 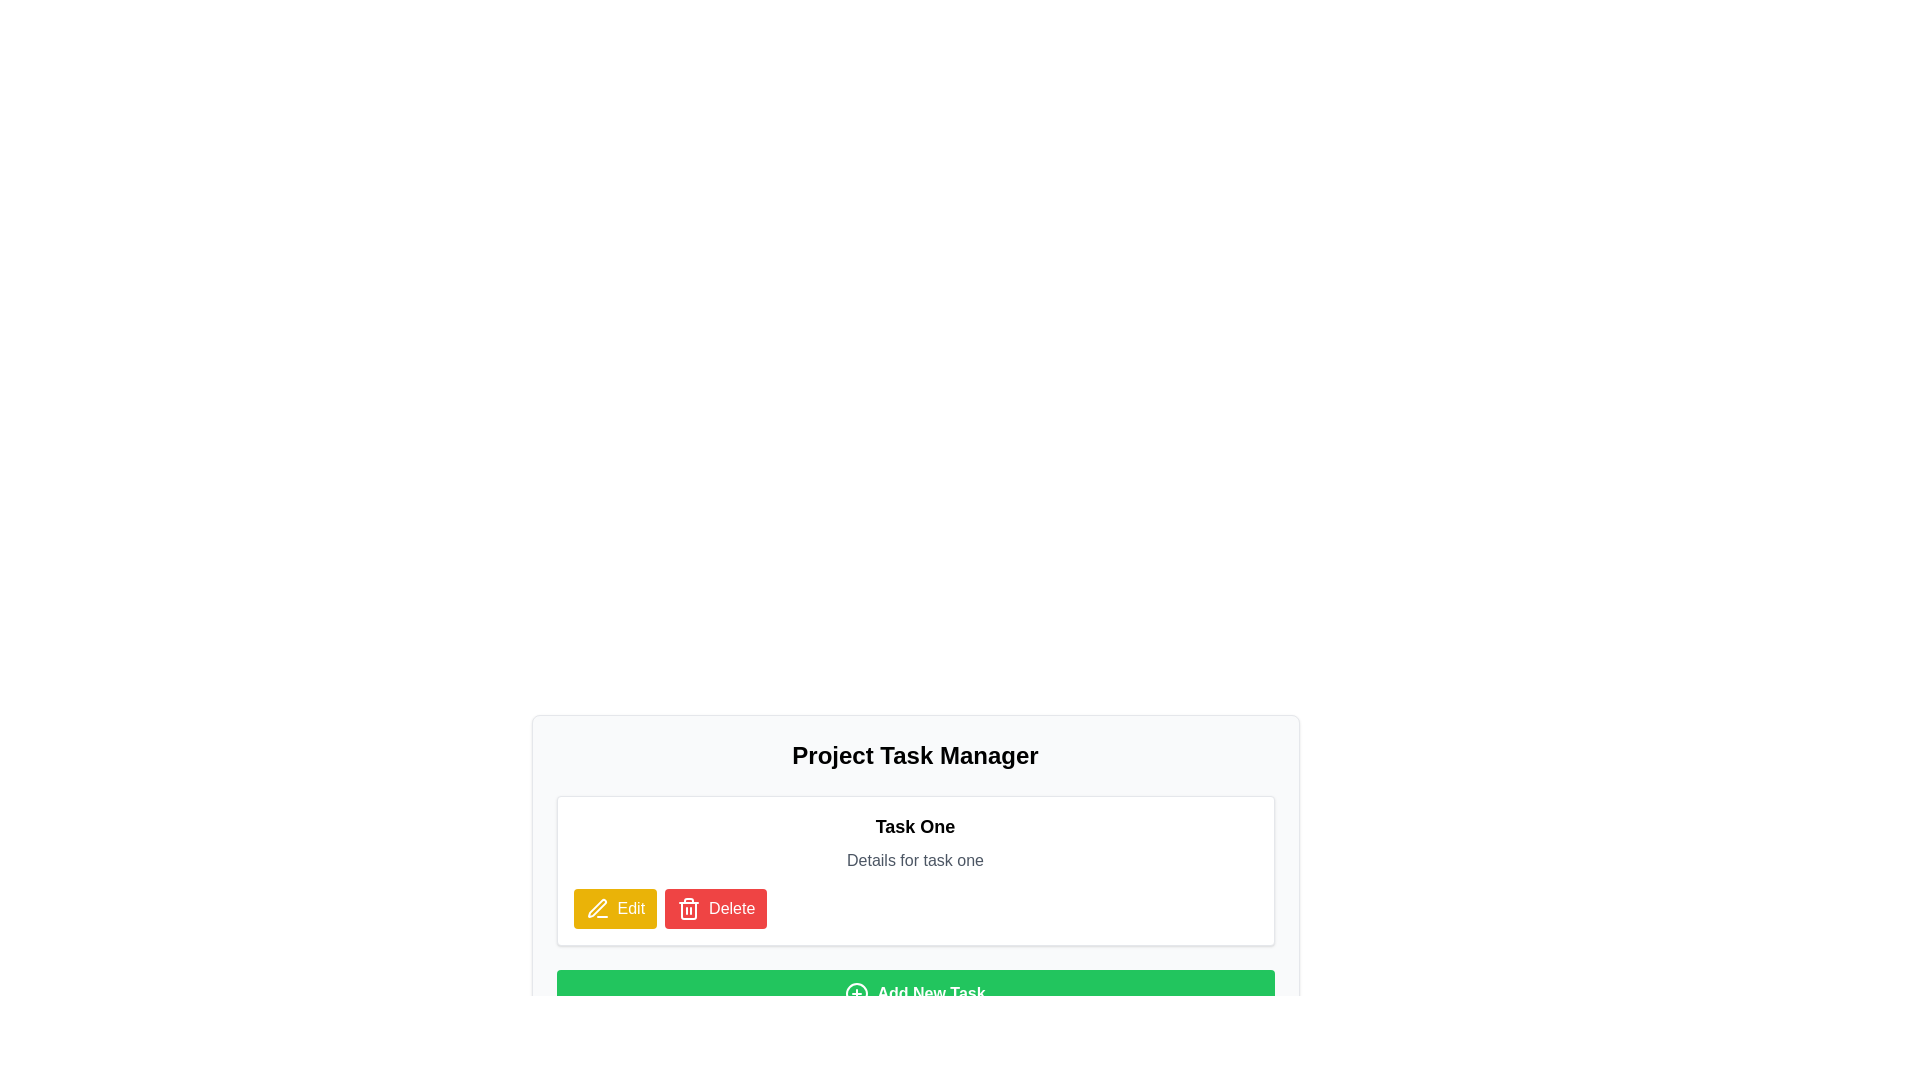 What do you see at coordinates (716, 909) in the screenshot?
I see `the delete button located to the right of the yellow 'Edit' button, below the title 'Task One', to invoke deletion` at bounding box center [716, 909].